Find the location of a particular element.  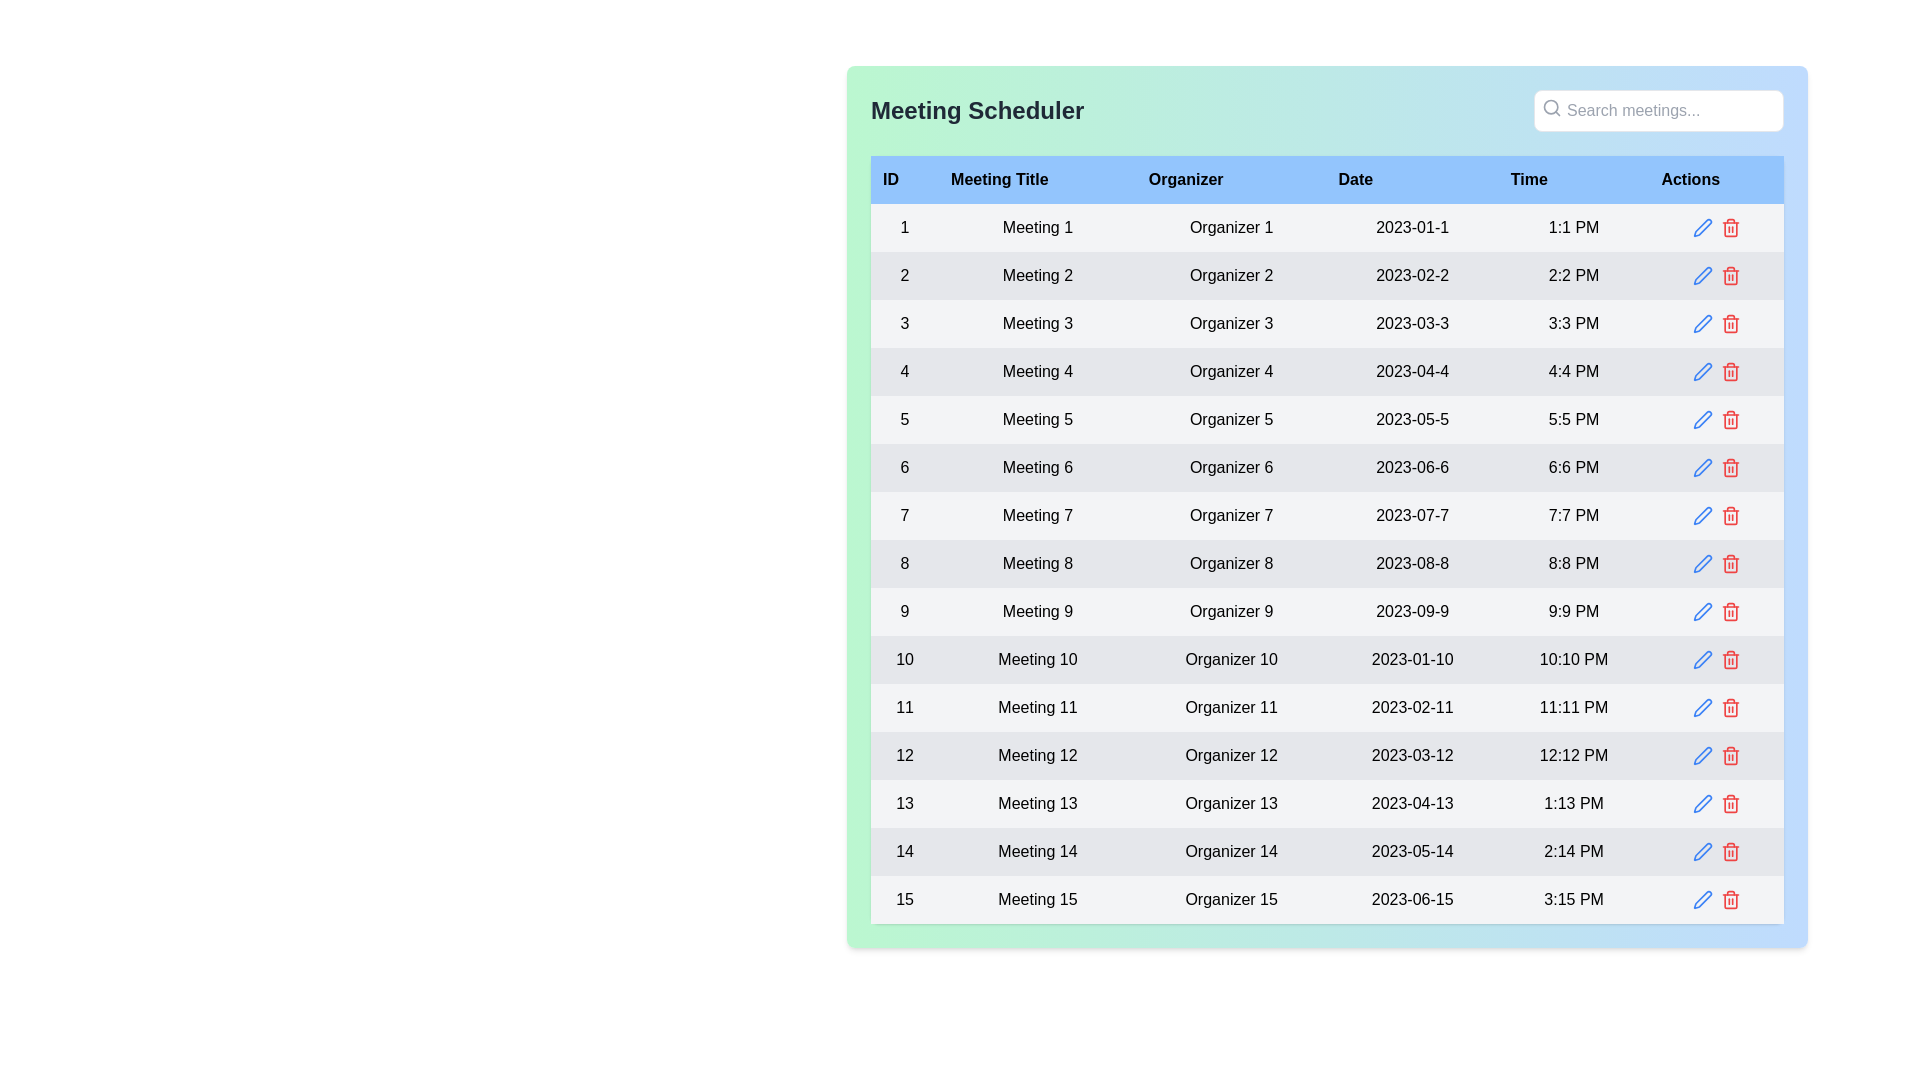

the edit icon button in the 'Actions' column of the table row for the meeting scheduled on 2023-01-10 at 10:10 PM is located at coordinates (1701, 659).